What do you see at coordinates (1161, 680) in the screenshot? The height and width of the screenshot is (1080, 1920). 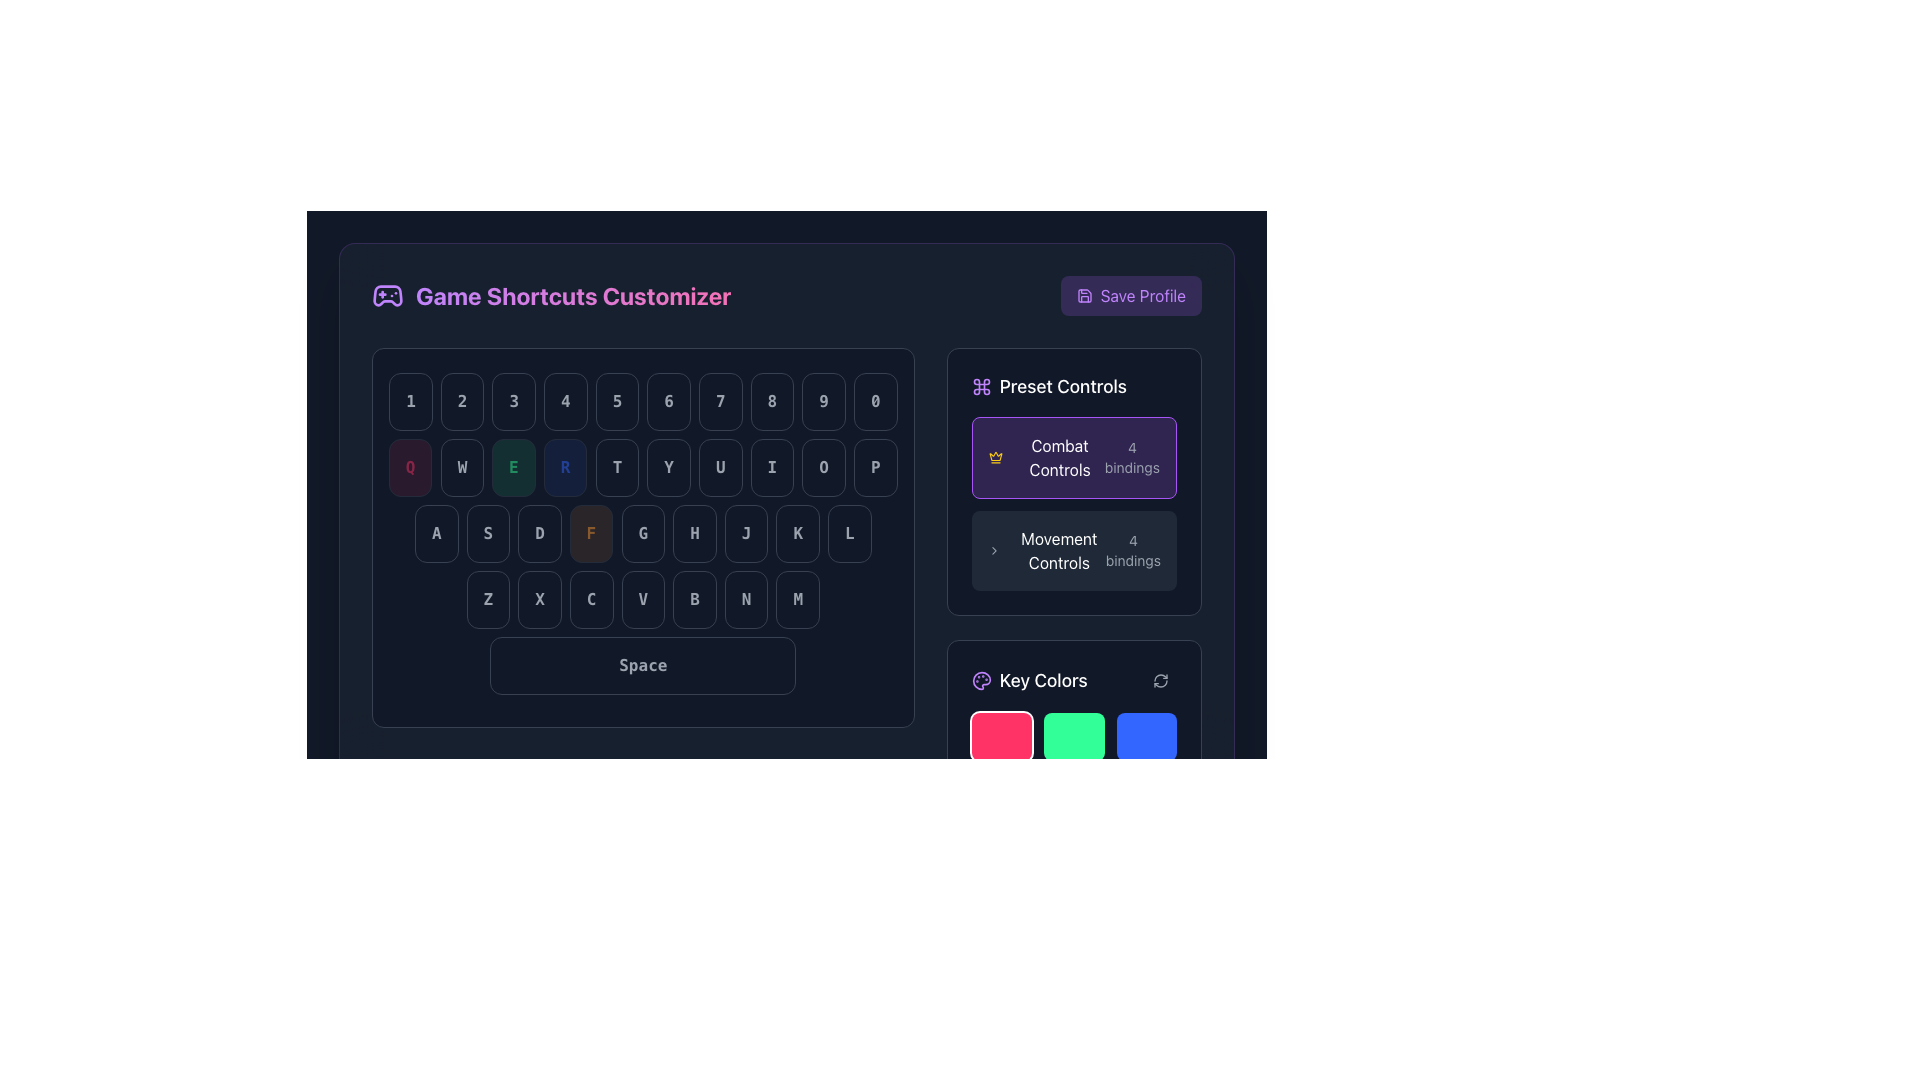 I see `the rounded rectangular button with a dark background and a circular arrow icon, located on the right edge of the 'Key Colors' section` at bounding box center [1161, 680].